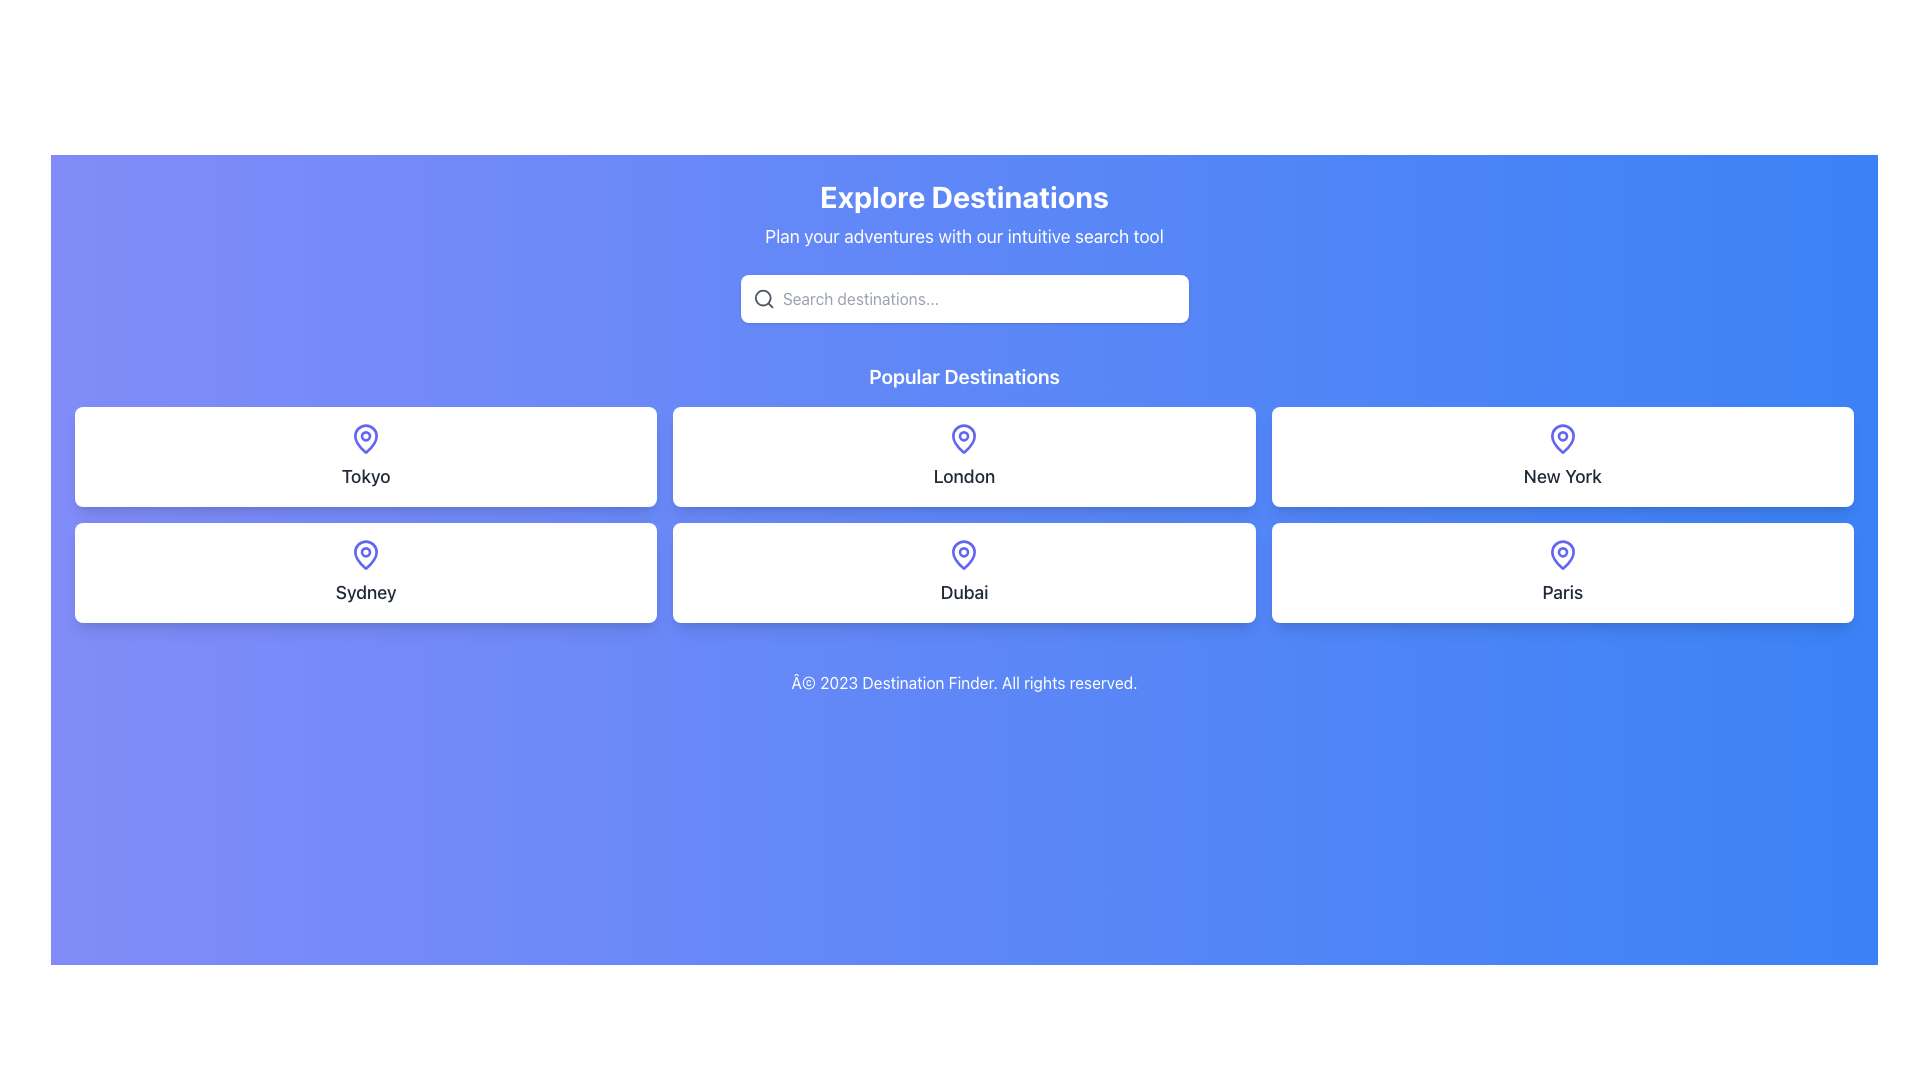  I want to click on the city card representing Sydney, located in the second row, first column of the grid layout, so click(366, 573).